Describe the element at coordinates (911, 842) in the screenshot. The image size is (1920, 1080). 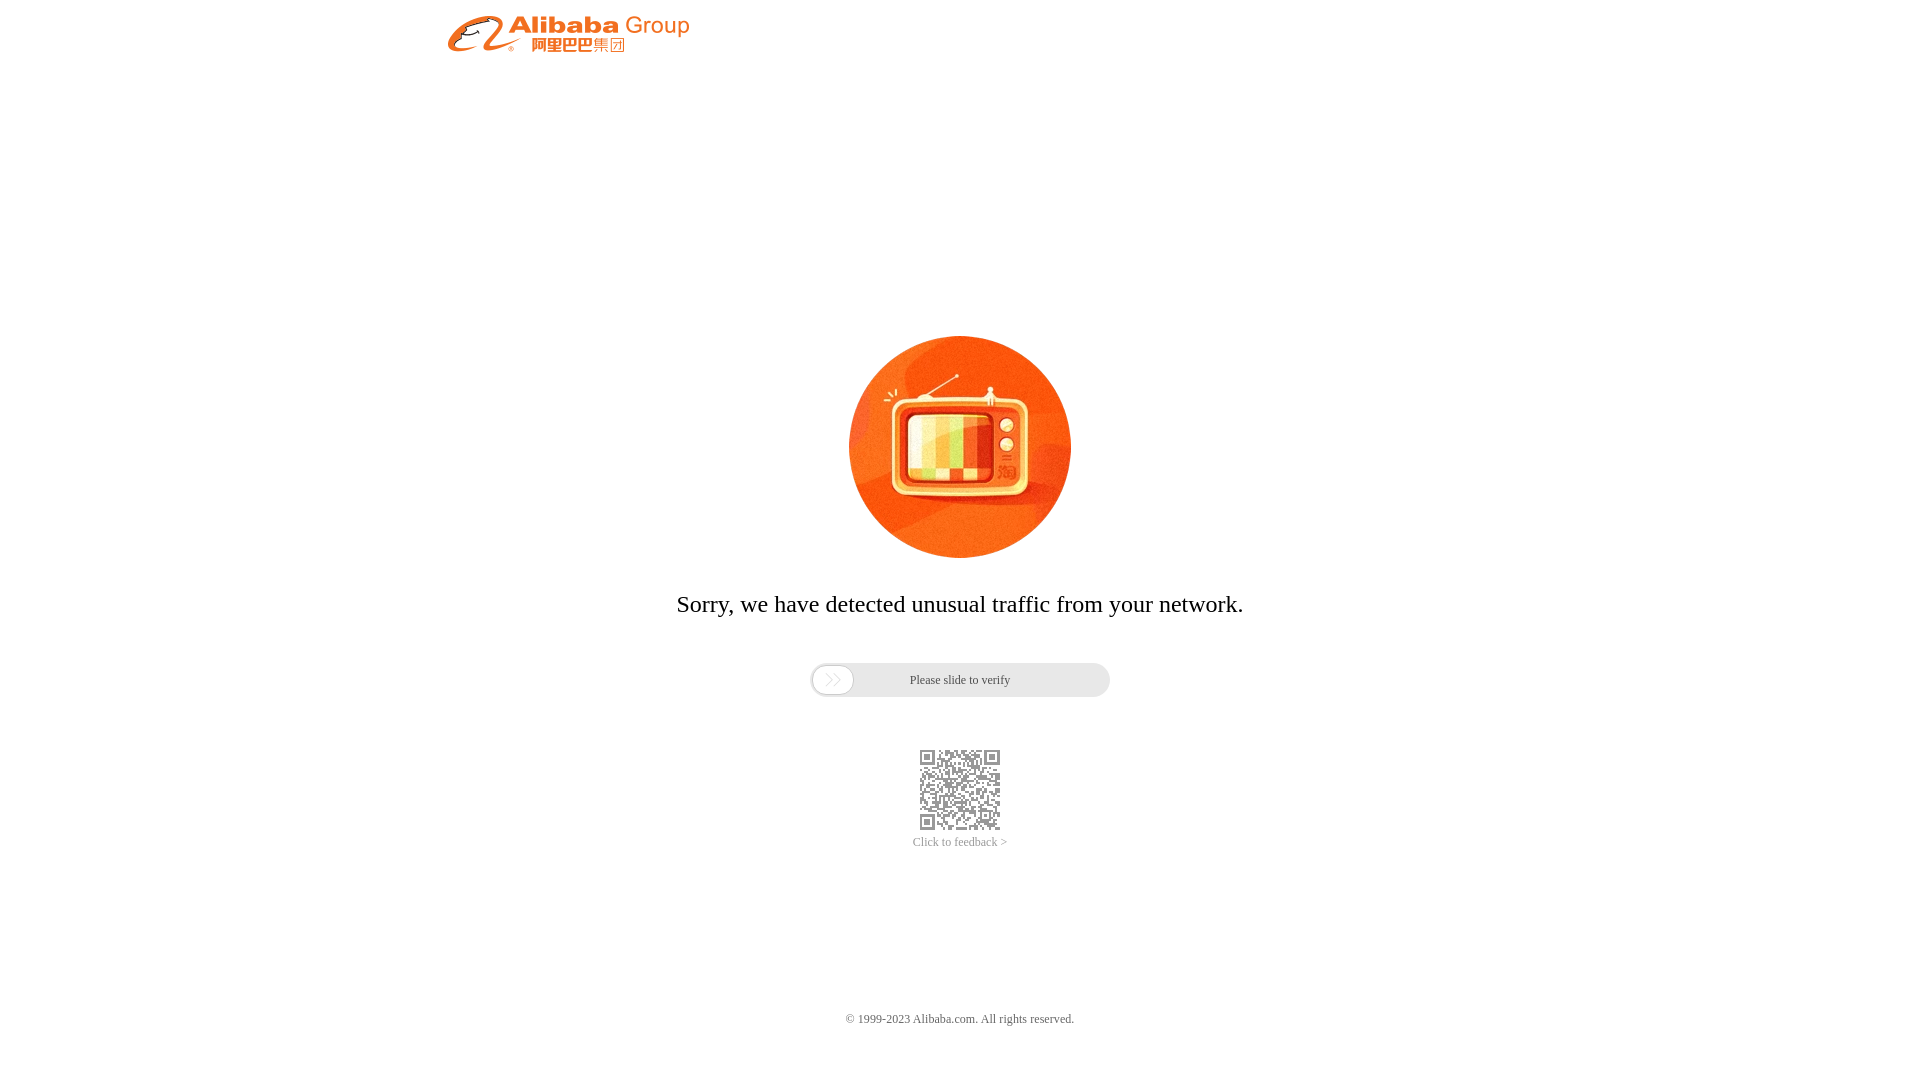
I see `'Click to feedback >'` at that location.